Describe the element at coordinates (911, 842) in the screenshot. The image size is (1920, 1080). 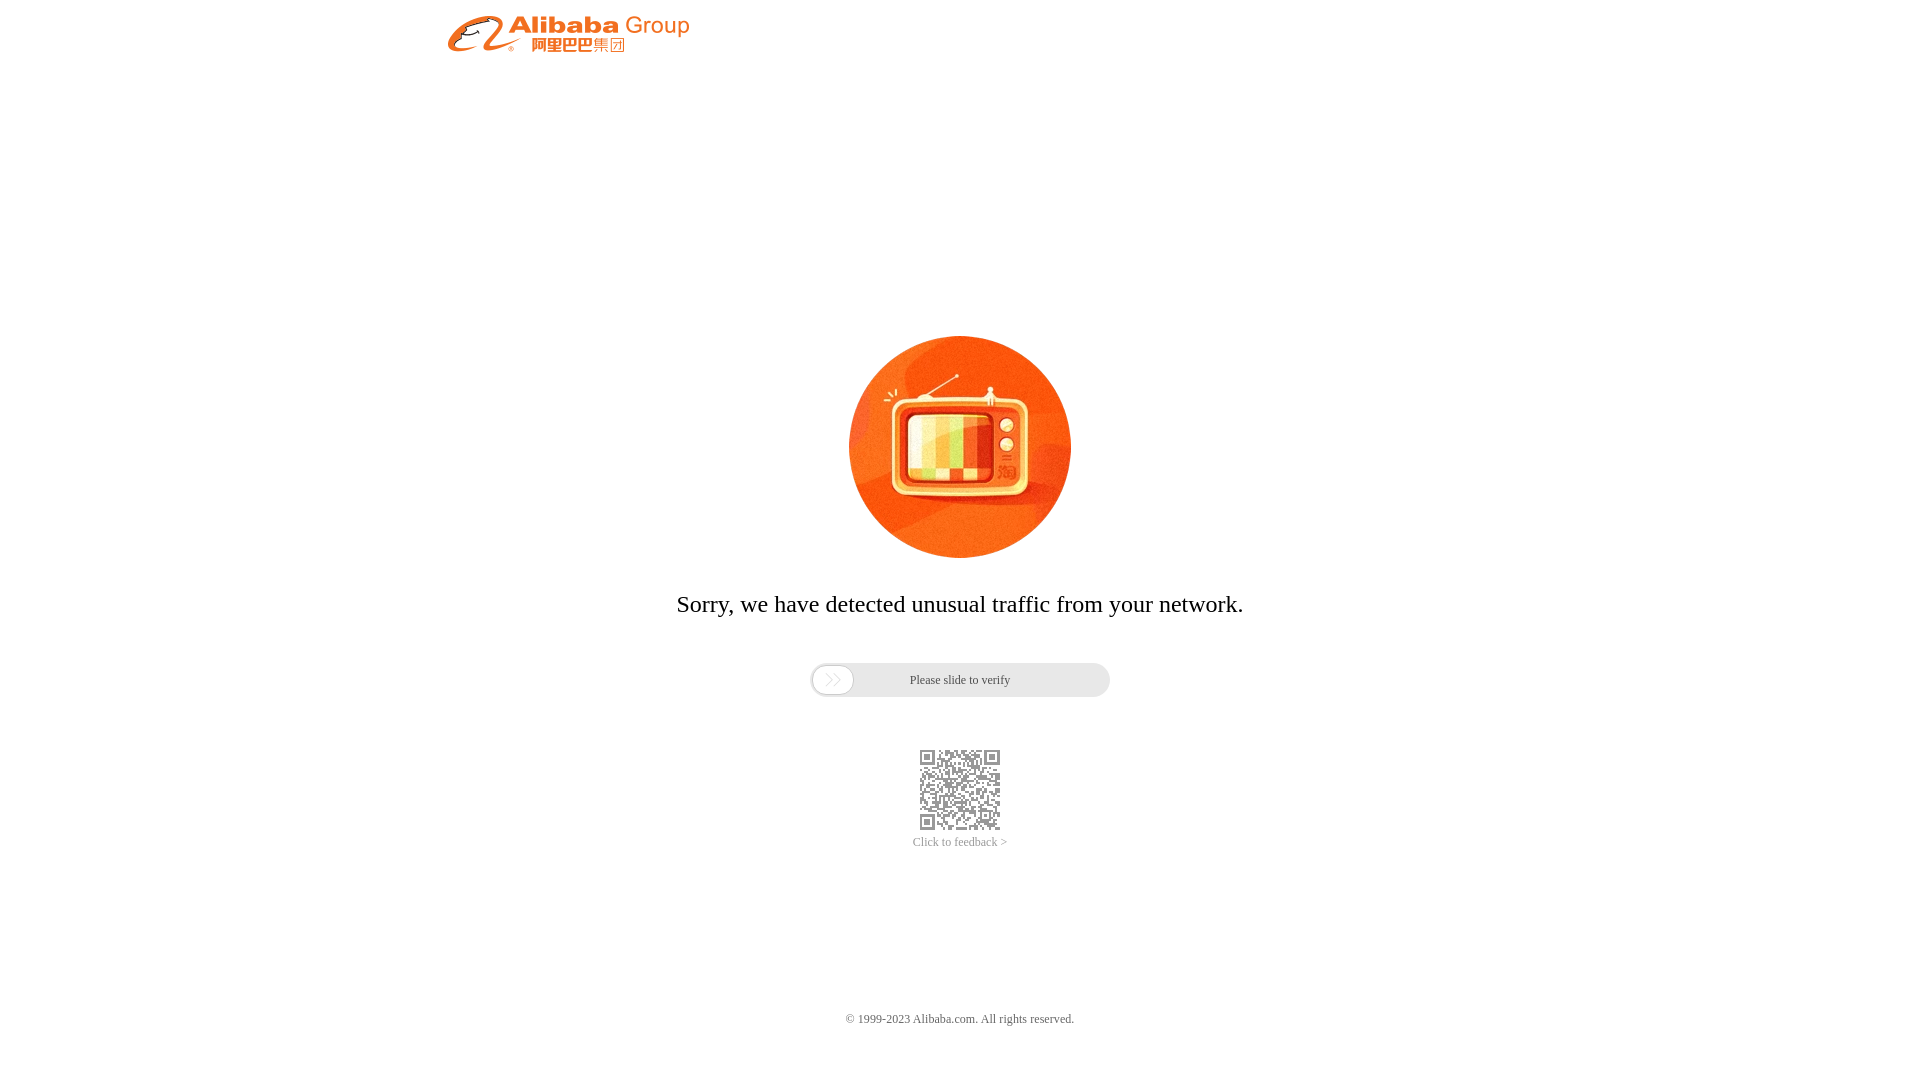
I see `'Click to feedback >'` at that location.